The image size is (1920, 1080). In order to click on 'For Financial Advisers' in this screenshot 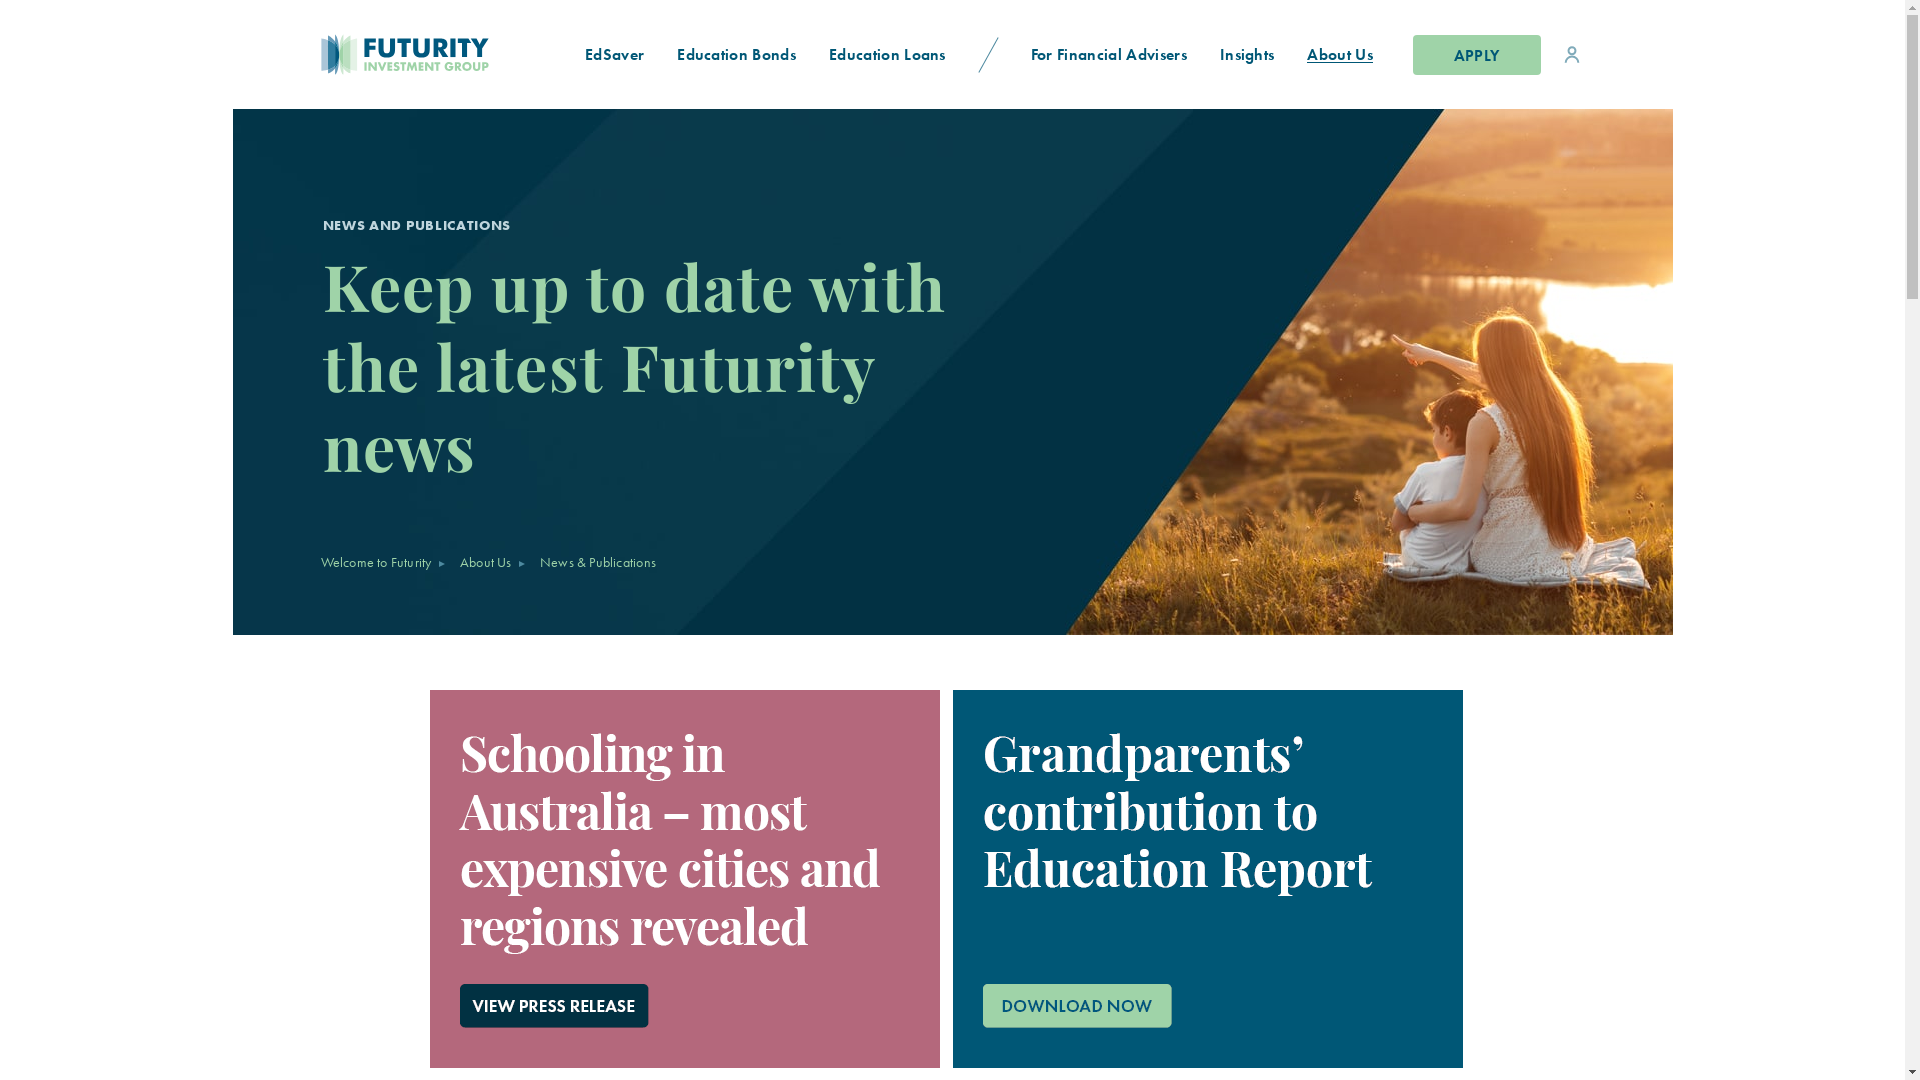, I will do `click(1107, 53)`.